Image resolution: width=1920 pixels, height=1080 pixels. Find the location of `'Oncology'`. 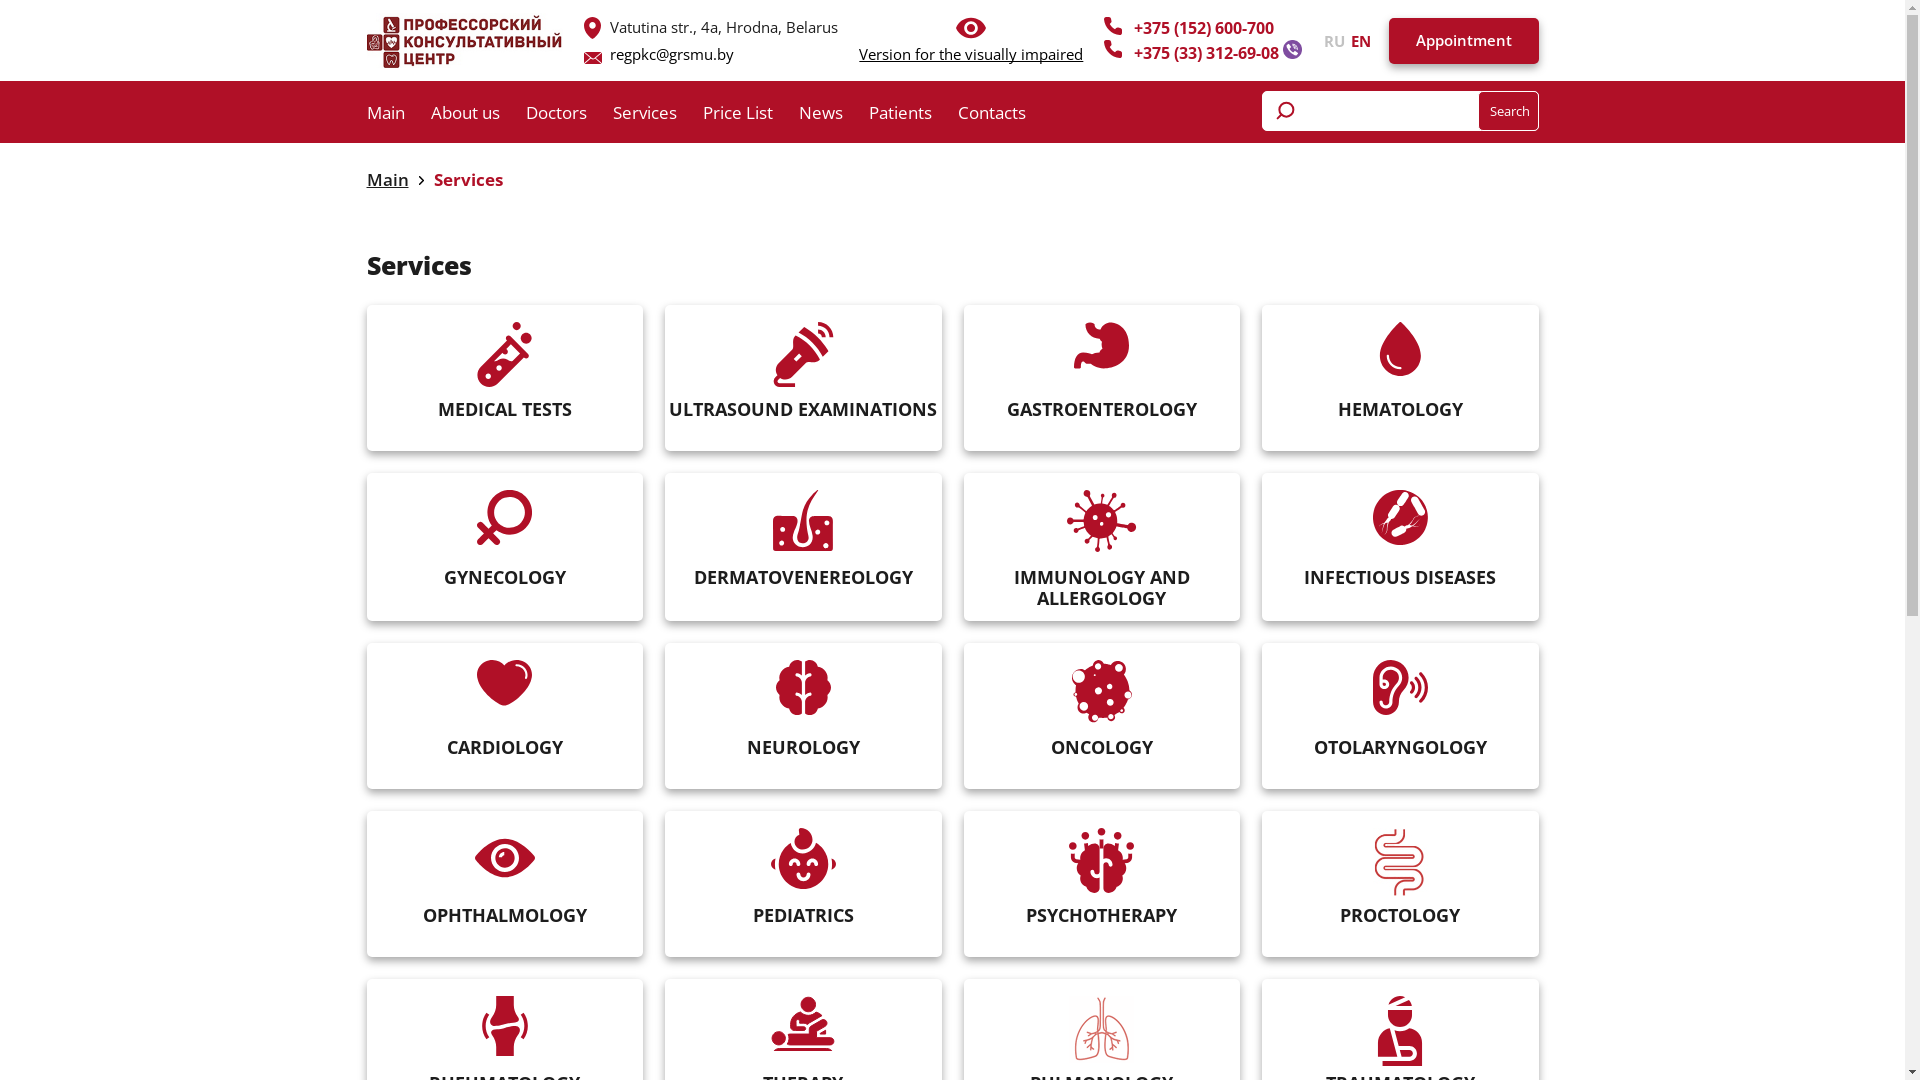

'Oncology' is located at coordinates (1101, 690).